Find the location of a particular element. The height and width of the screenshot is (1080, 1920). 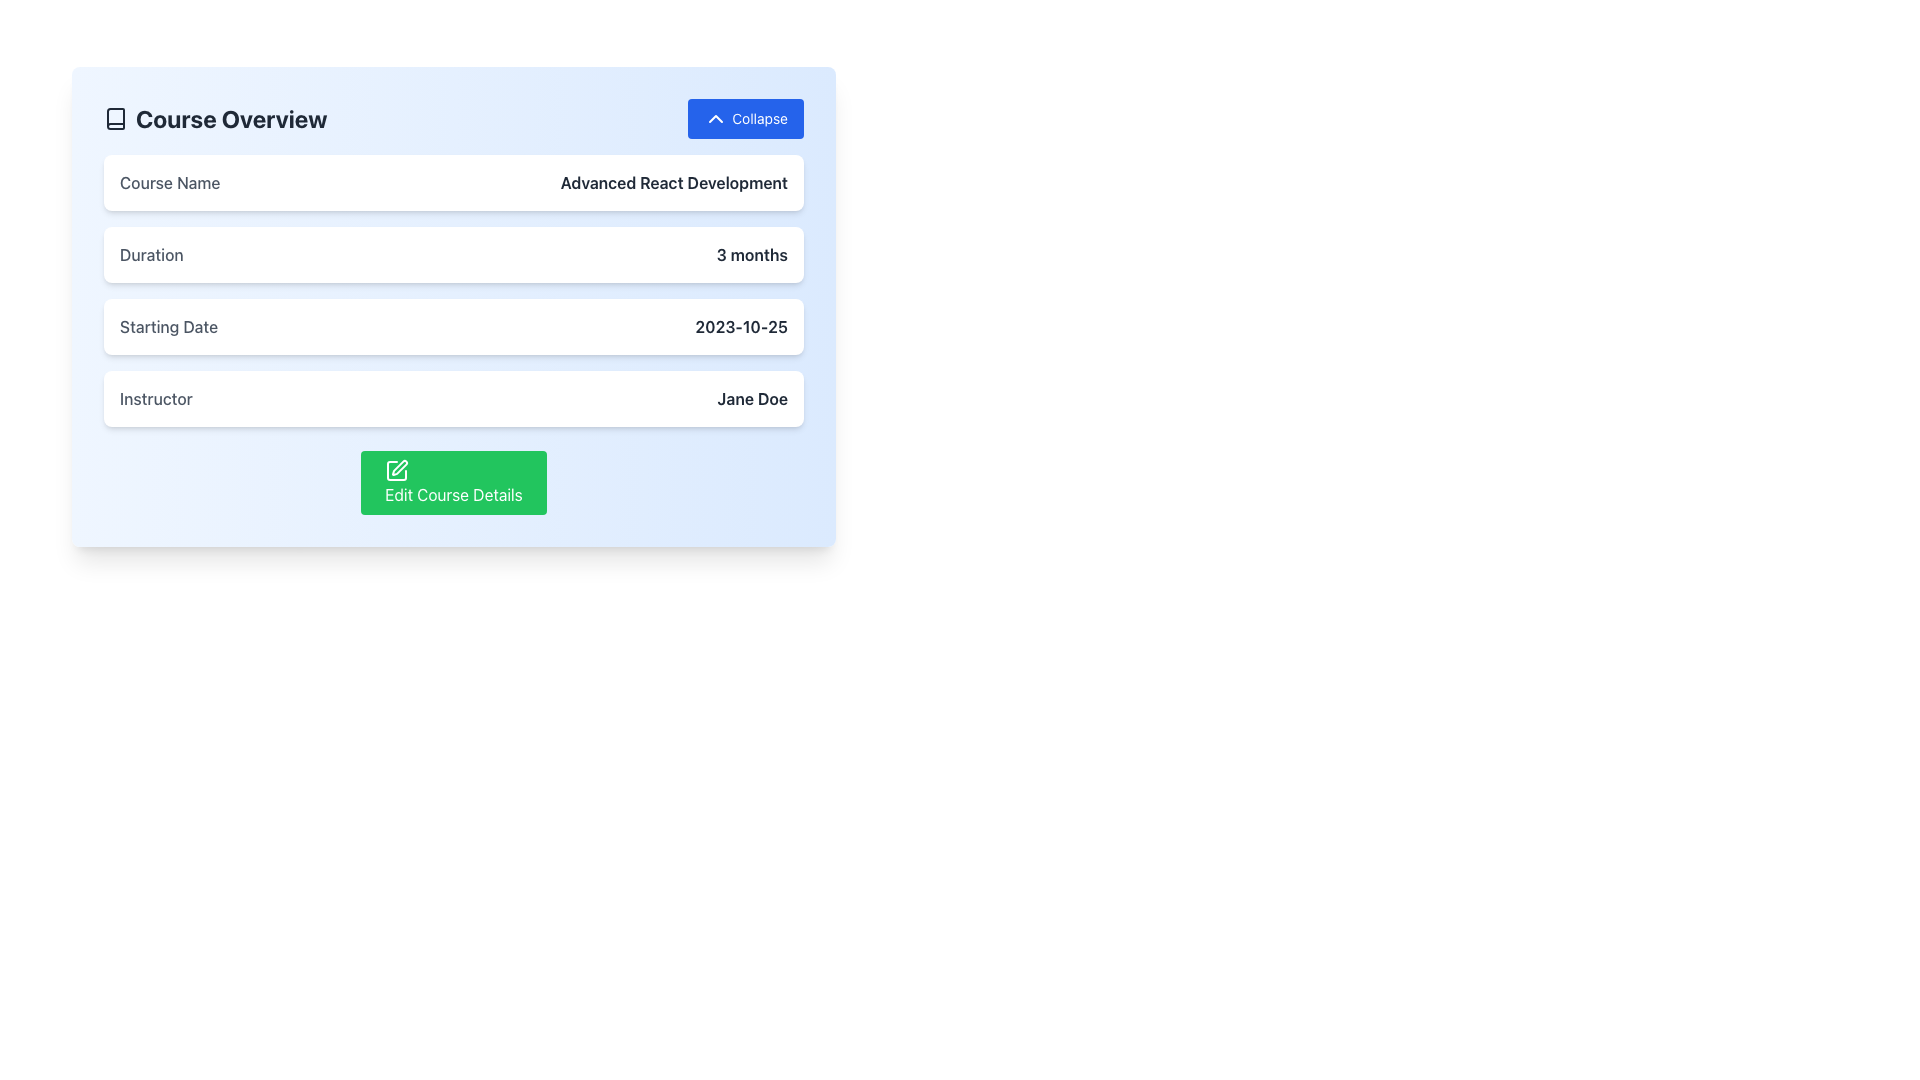

the text label that displays the course duration as '3 months,' located on the right end of the row labeled 'Duration' within the course details card is located at coordinates (751, 253).